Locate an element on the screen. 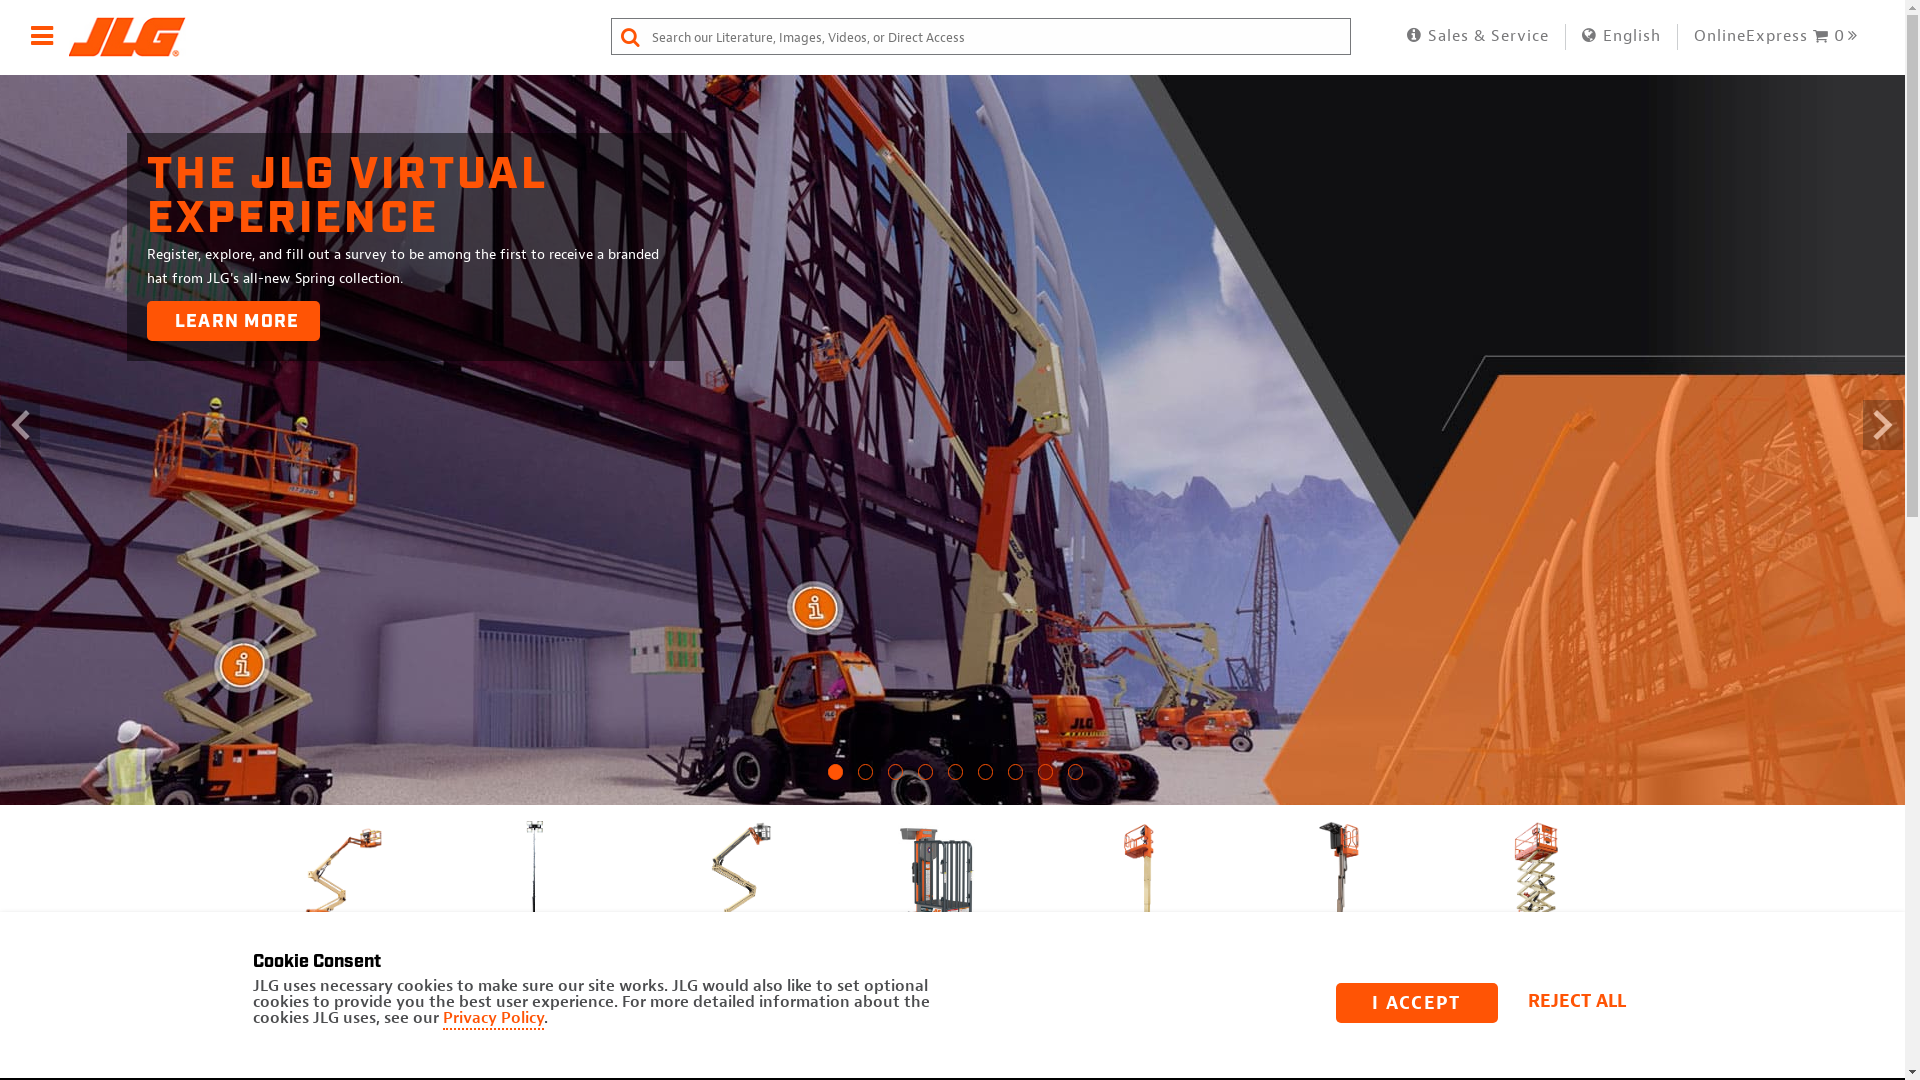 This screenshot has width=1920, height=1080. 'LEARN MORE' is located at coordinates (233, 319).